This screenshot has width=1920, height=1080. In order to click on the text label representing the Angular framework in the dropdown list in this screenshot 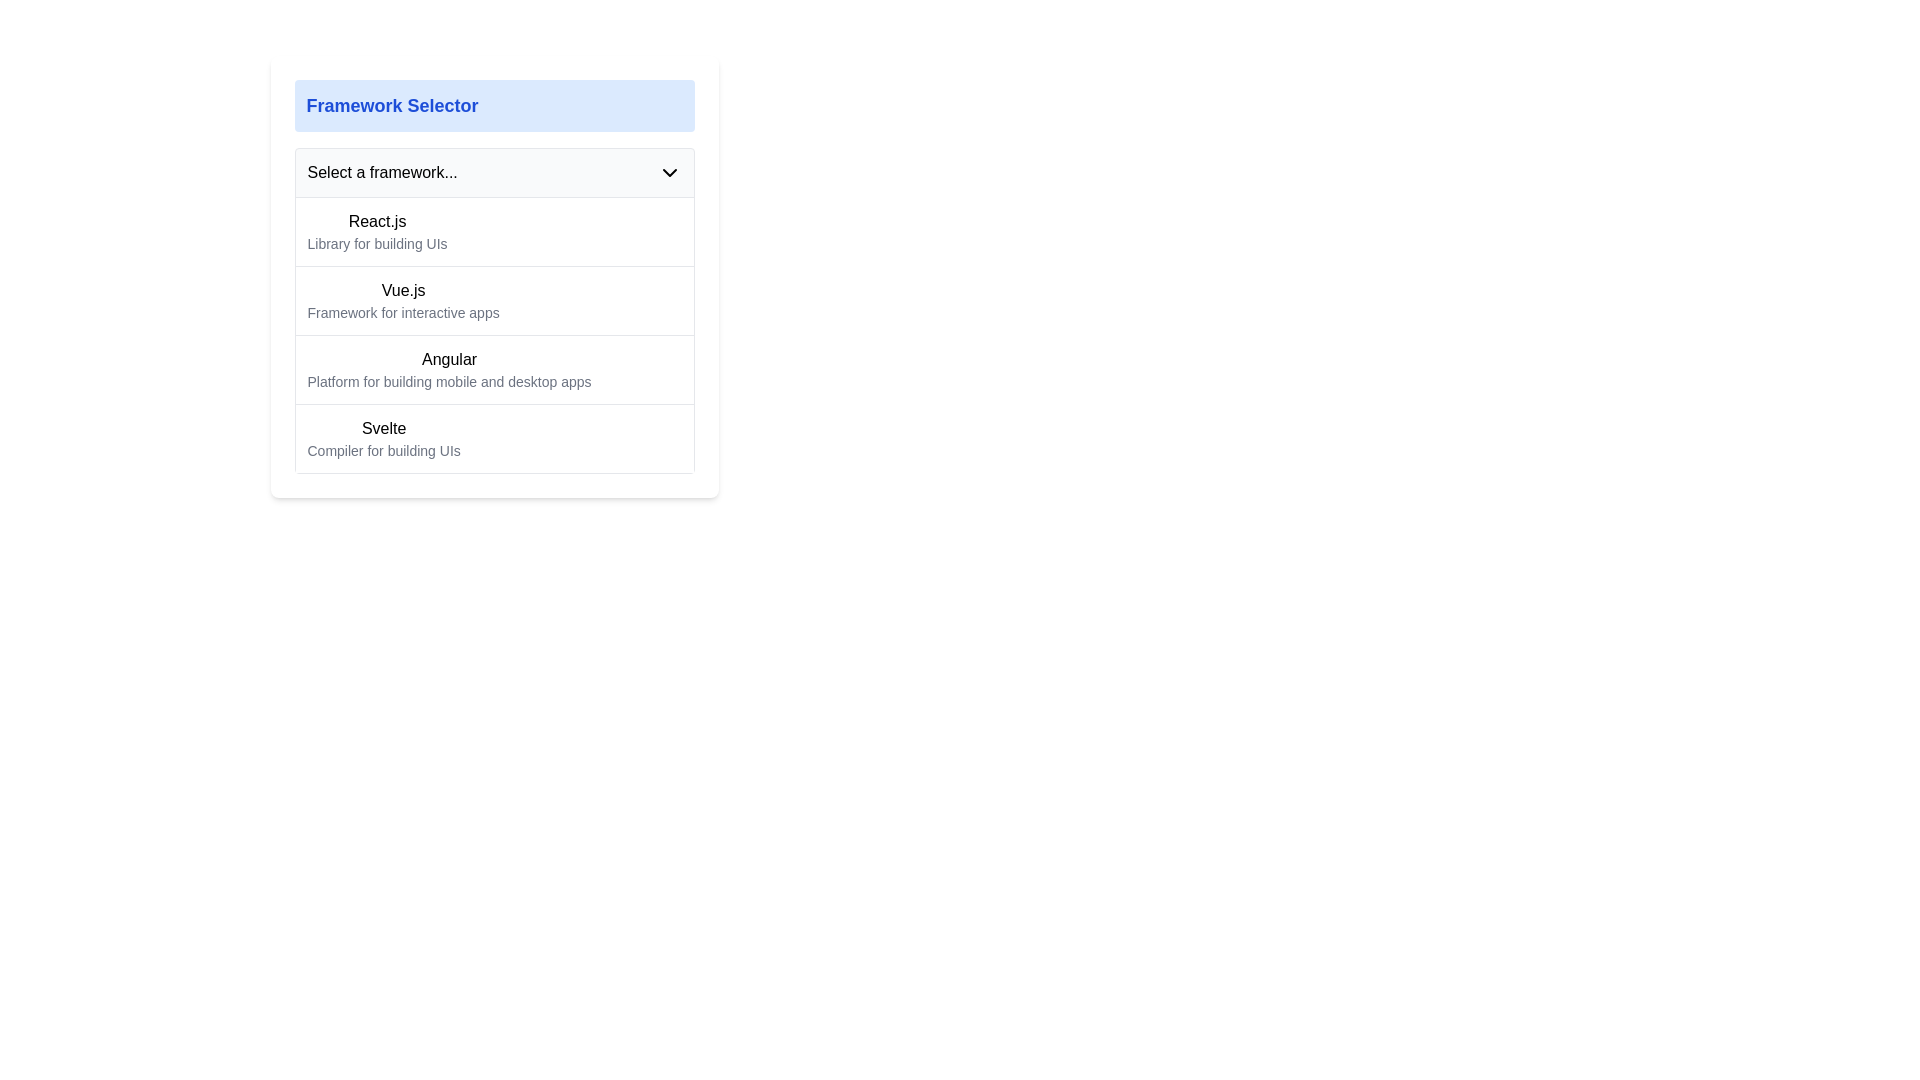, I will do `click(448, 358)`.